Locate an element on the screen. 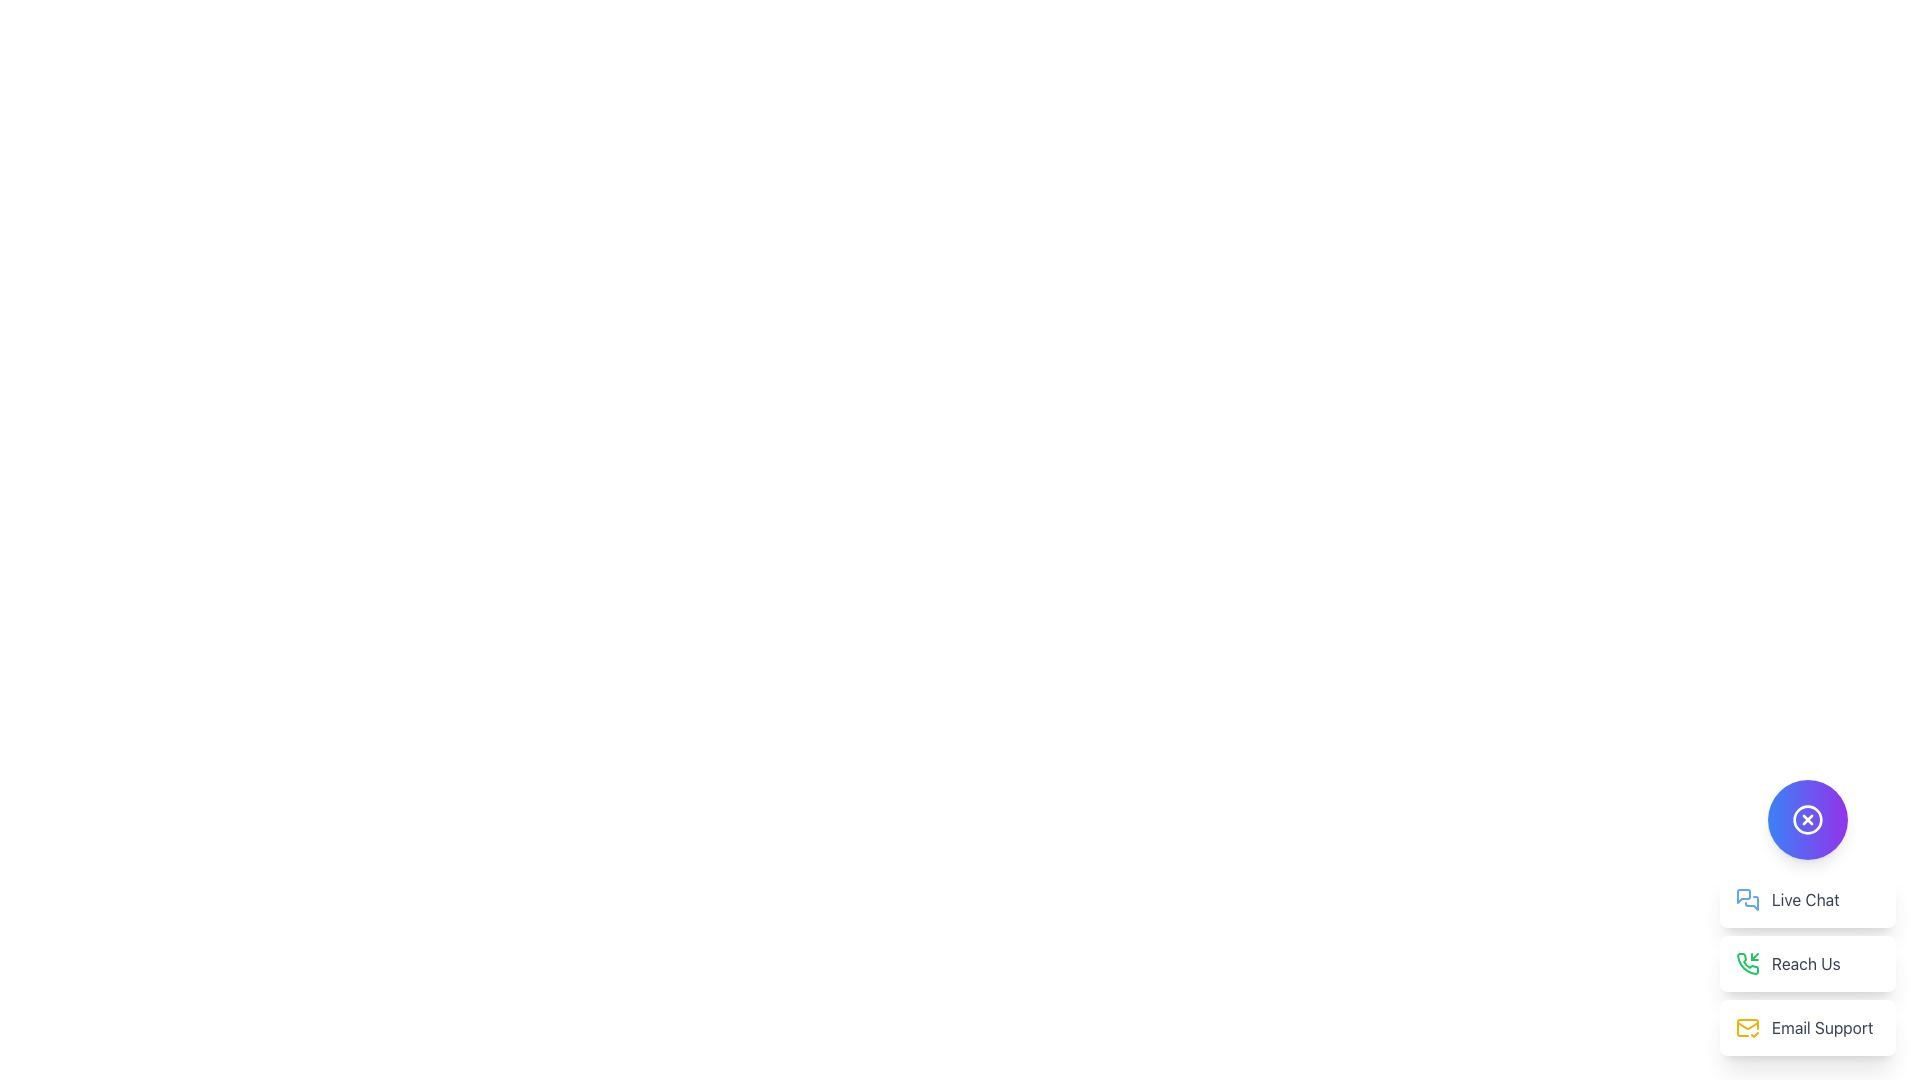  the text indicating an option for contacting support via email, located in the third white box with rounded corners and shadow effects in the bottom-right corner of the interface is located at coordinates (1822, 1028).